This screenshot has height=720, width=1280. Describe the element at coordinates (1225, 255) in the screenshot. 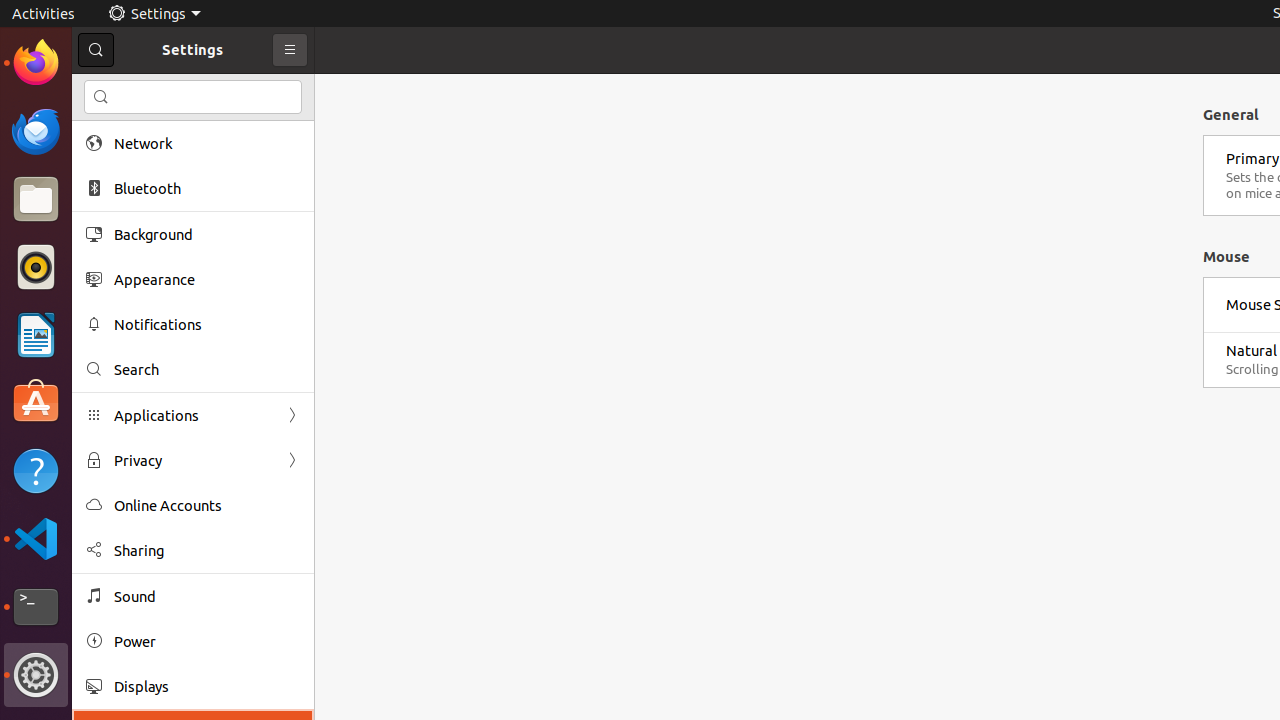

I see `'Mouse'` at that location.